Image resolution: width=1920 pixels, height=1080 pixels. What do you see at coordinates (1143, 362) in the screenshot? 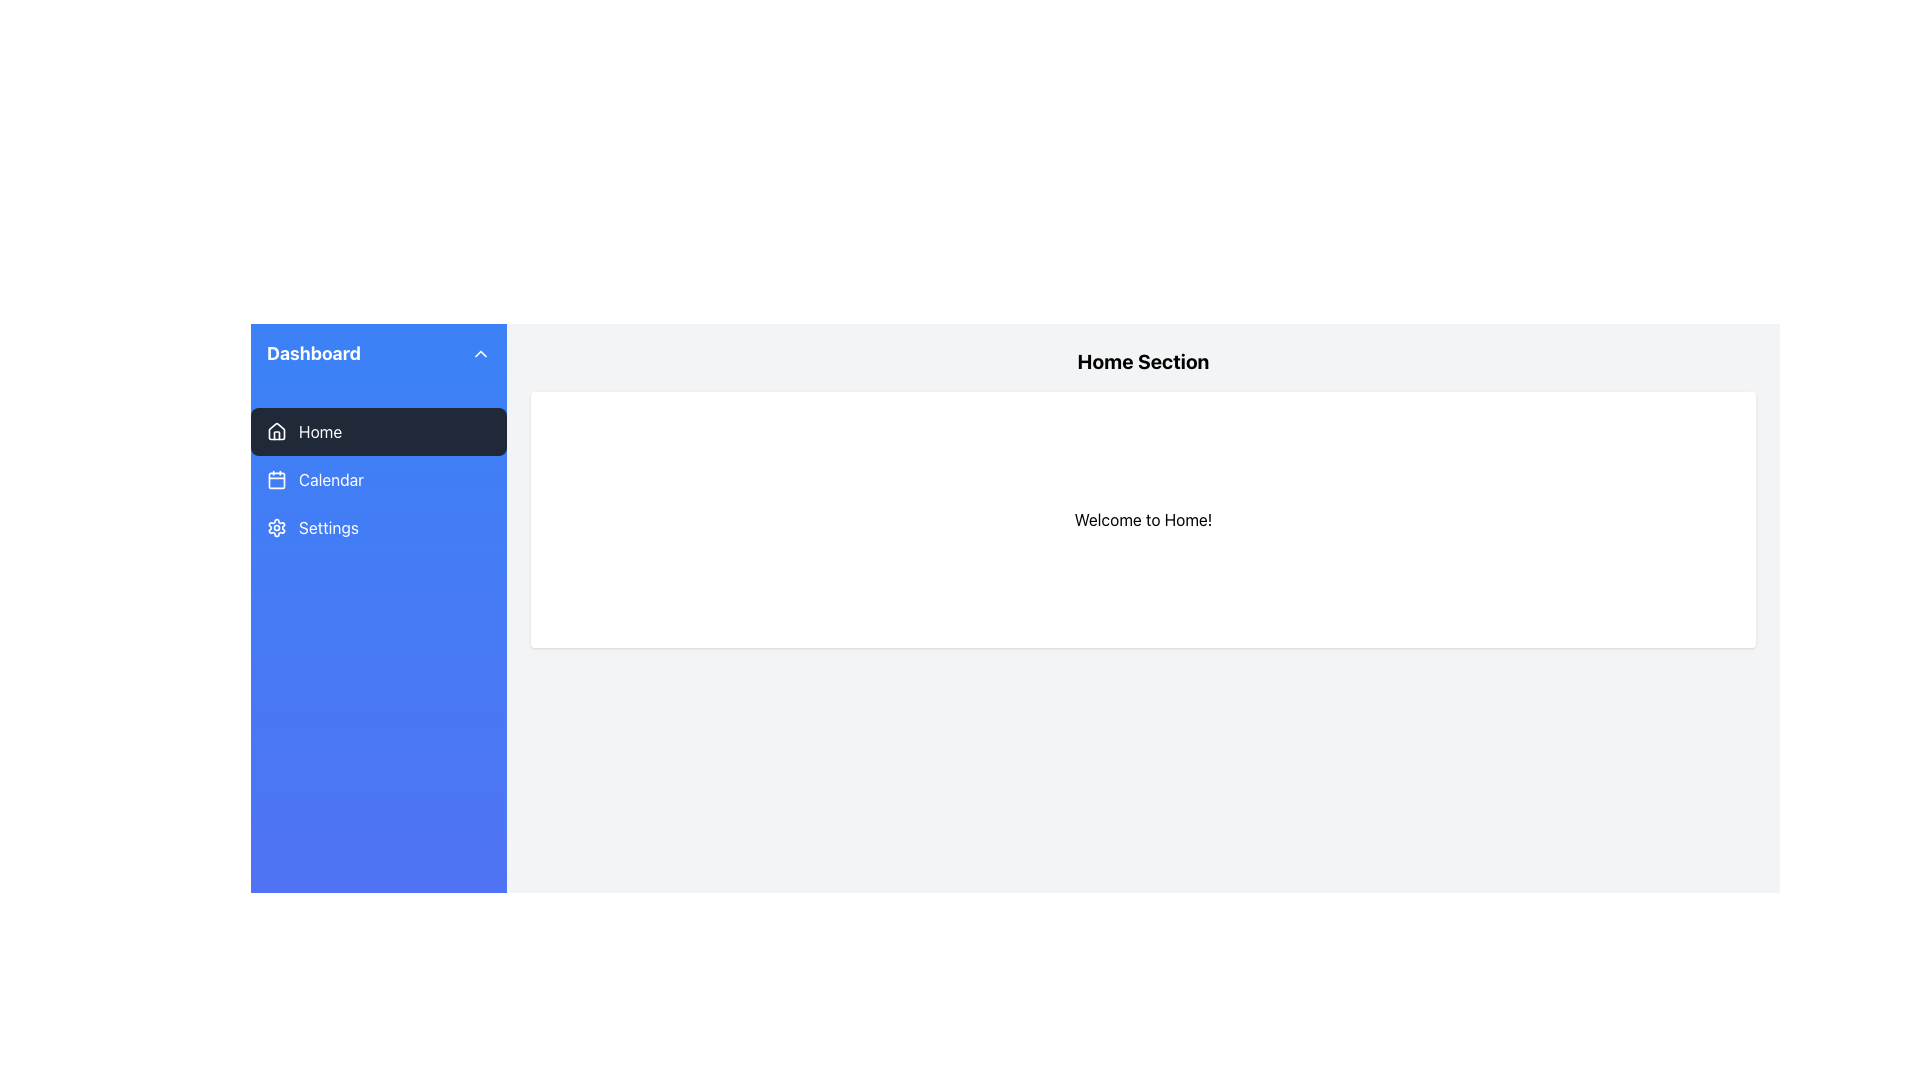
I see `the Home section heading text label` at bounding box center [1143, 362].